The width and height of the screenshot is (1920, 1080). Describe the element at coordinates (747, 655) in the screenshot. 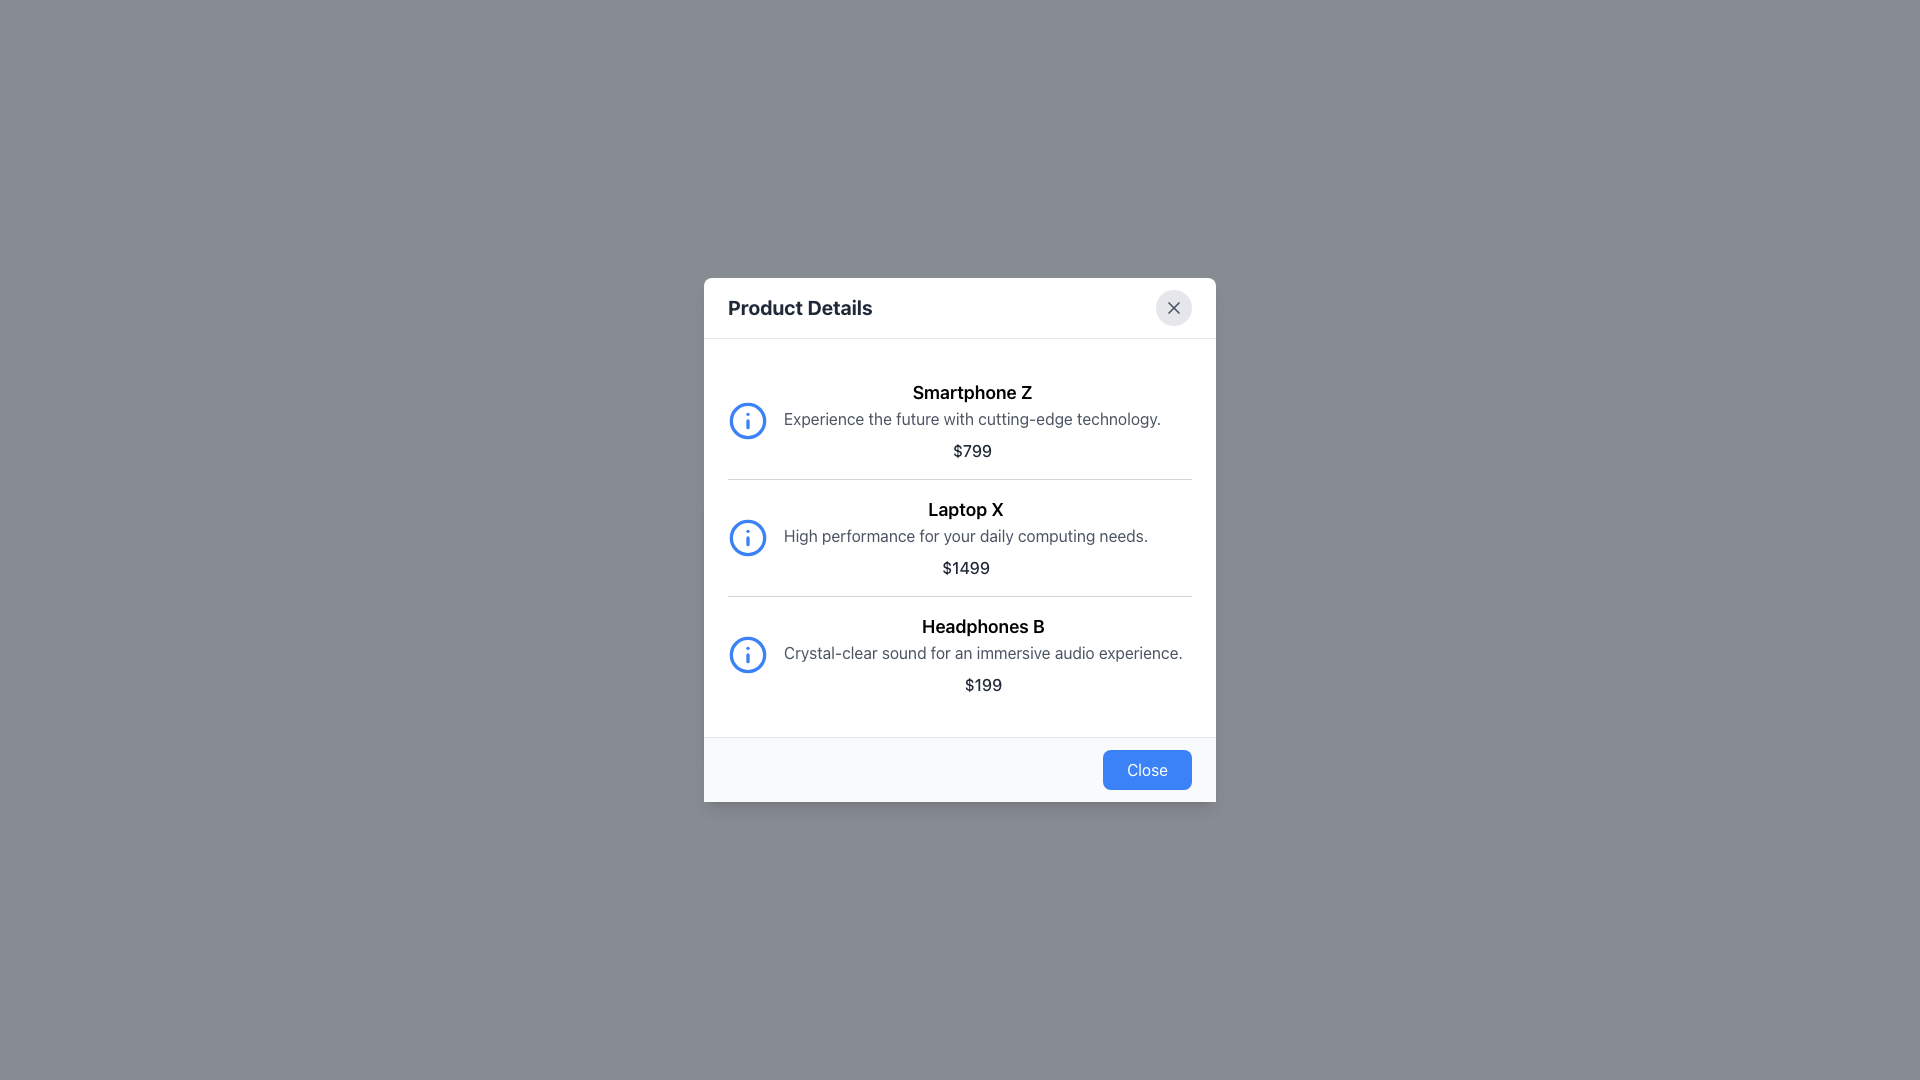

I see `the information icon located to the left of the 'Headphones B' product description in the third item of the vertical list` at that location.